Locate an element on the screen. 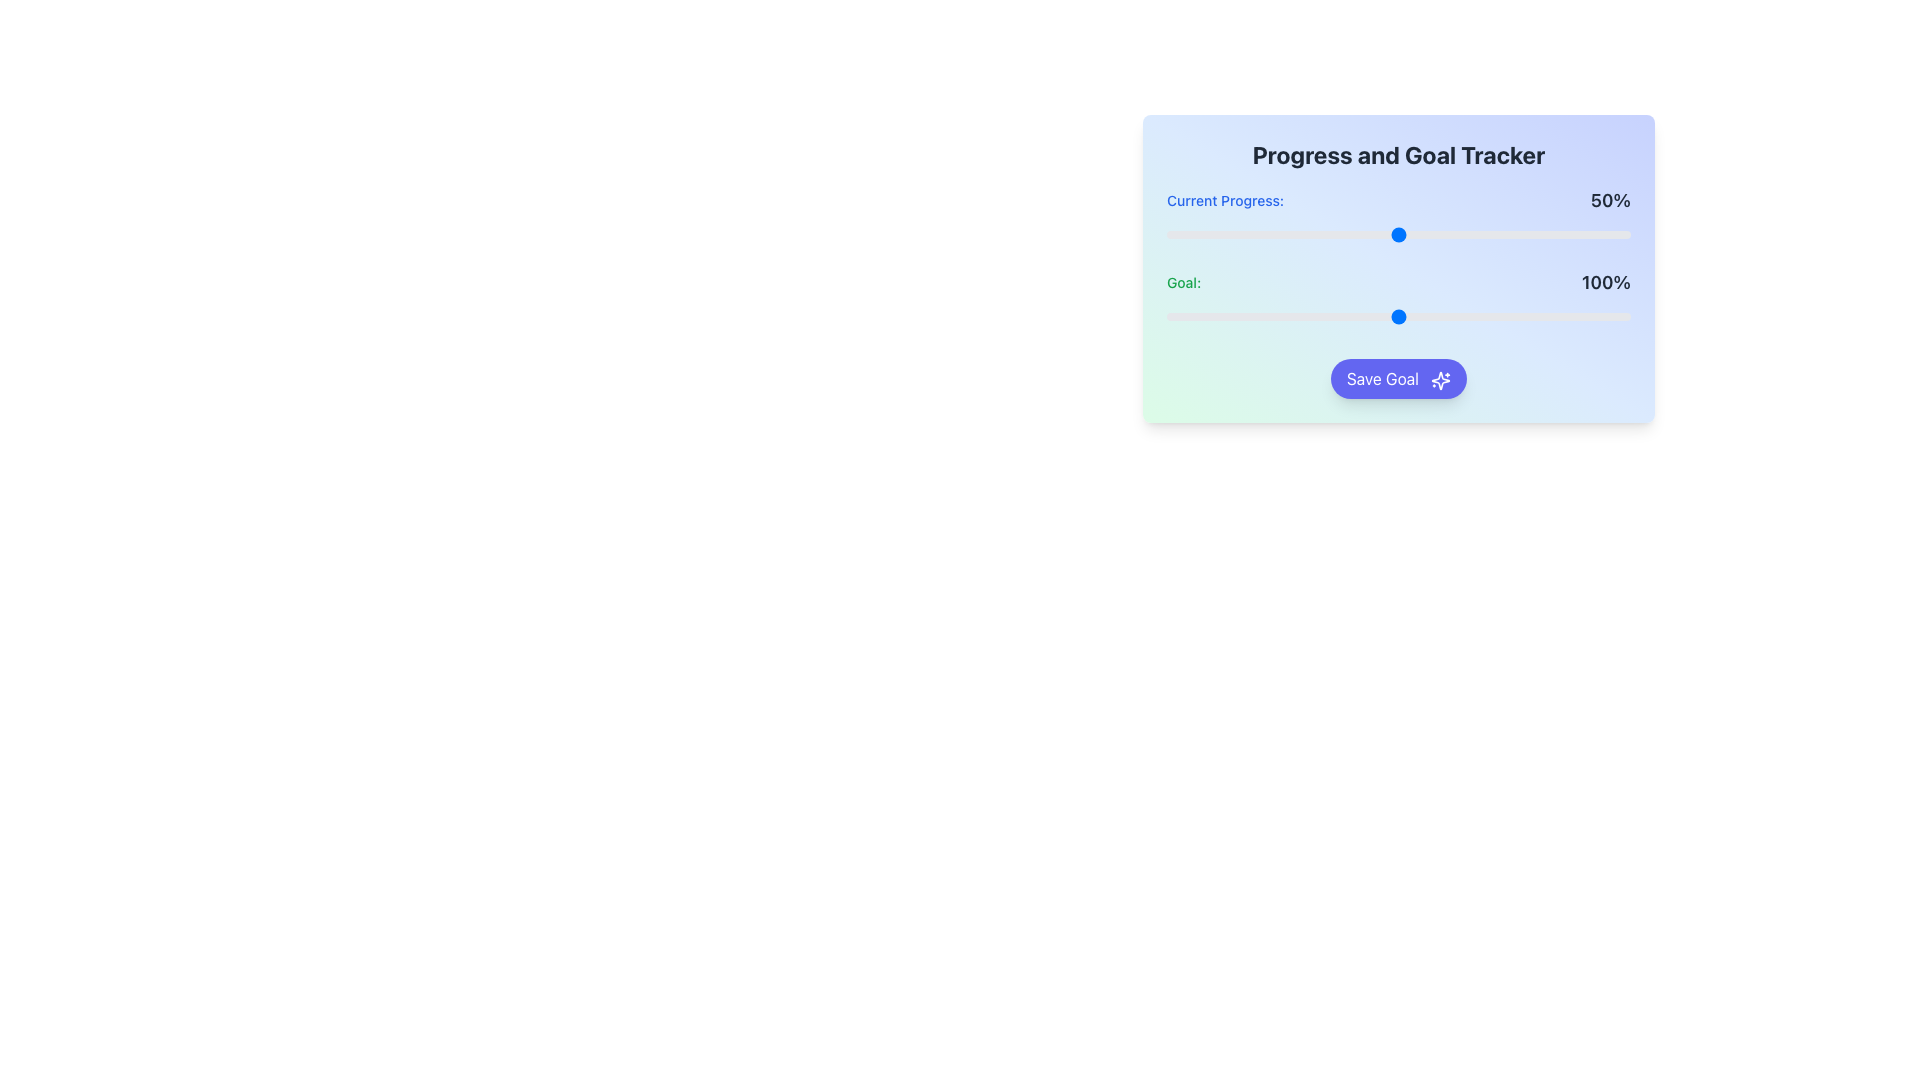 This screenshot has width=1920, height=1080. the slider is located at coordinates (1449, 234).